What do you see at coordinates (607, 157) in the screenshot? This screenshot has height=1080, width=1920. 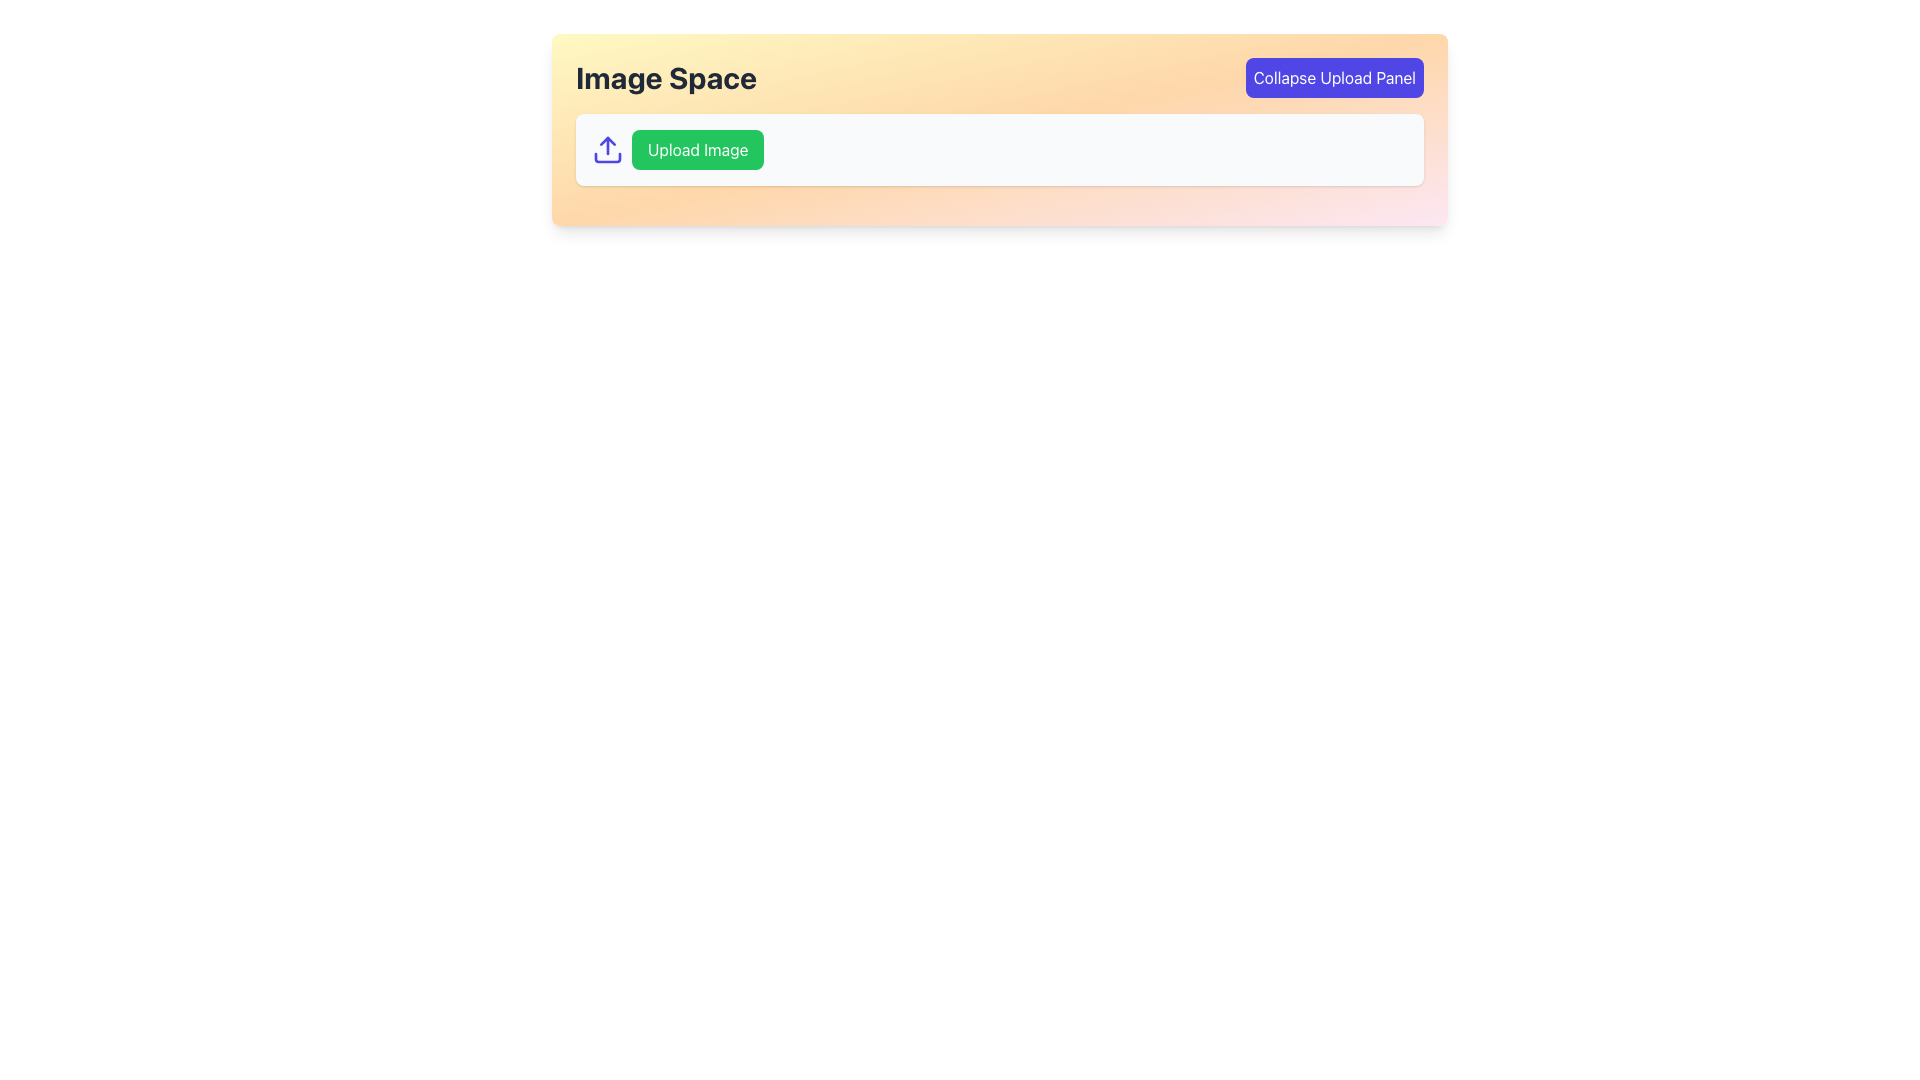 I see `the lower rectangular segment of the icon that represents a box, which is part of a vertical arrow and box combination, located to the left of the 'Upload Image' button in the 'Image Space' panel` at bounding box center [607, 157].